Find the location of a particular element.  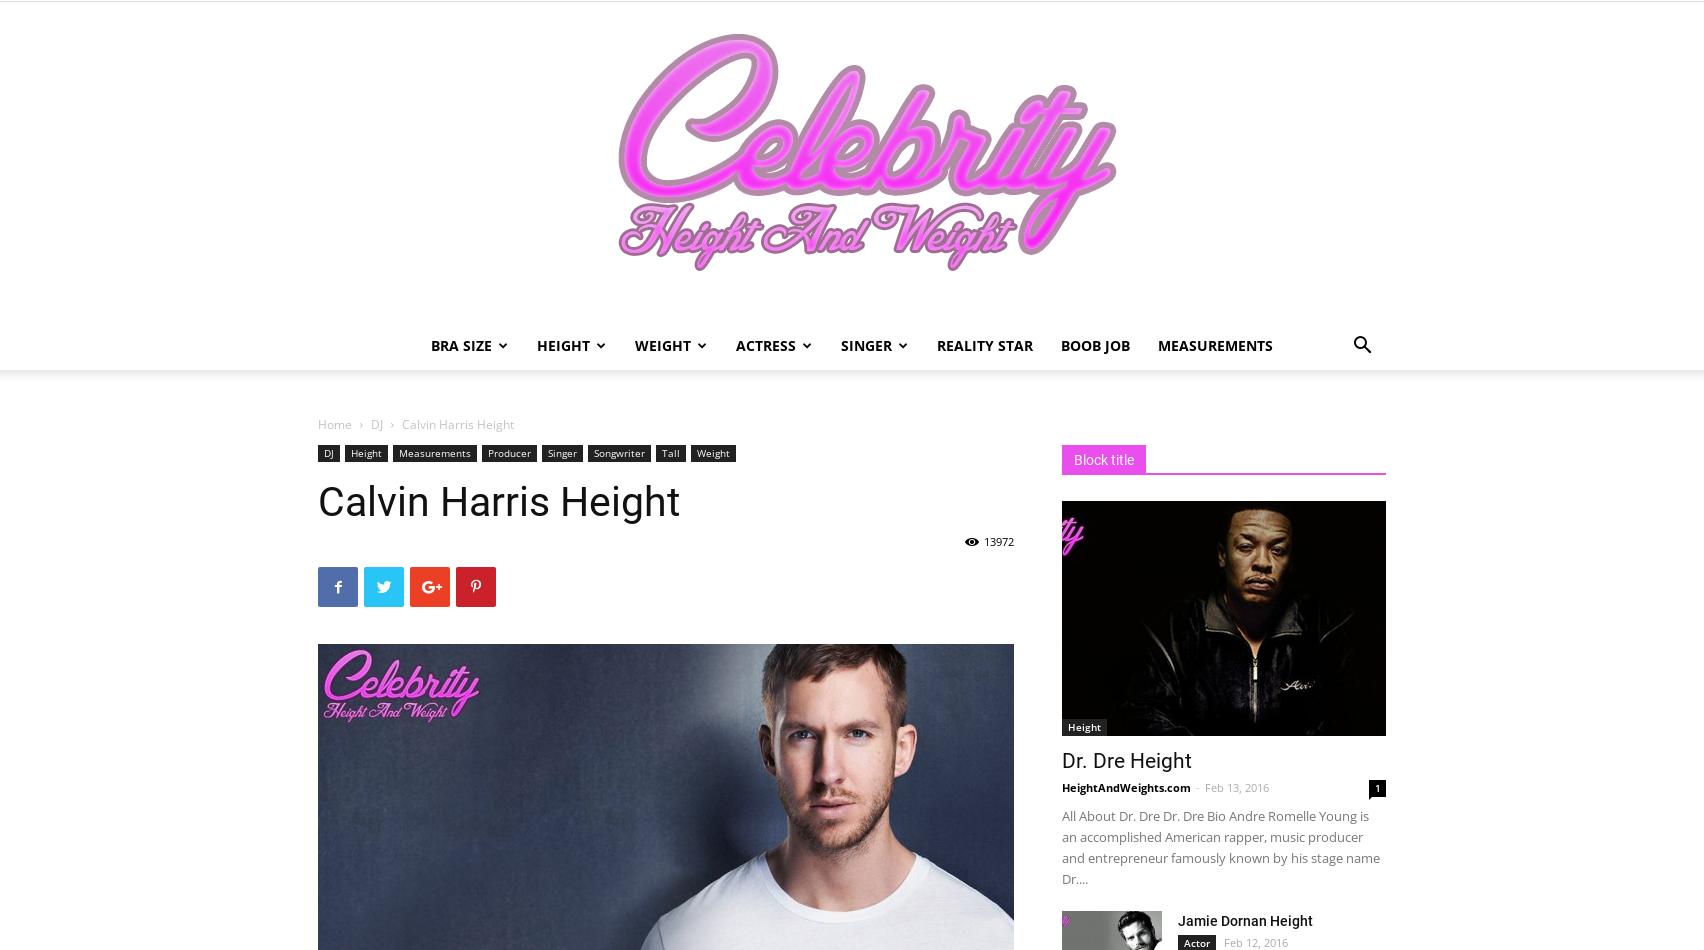

'Actor' is located at coordinates (1182, 941).